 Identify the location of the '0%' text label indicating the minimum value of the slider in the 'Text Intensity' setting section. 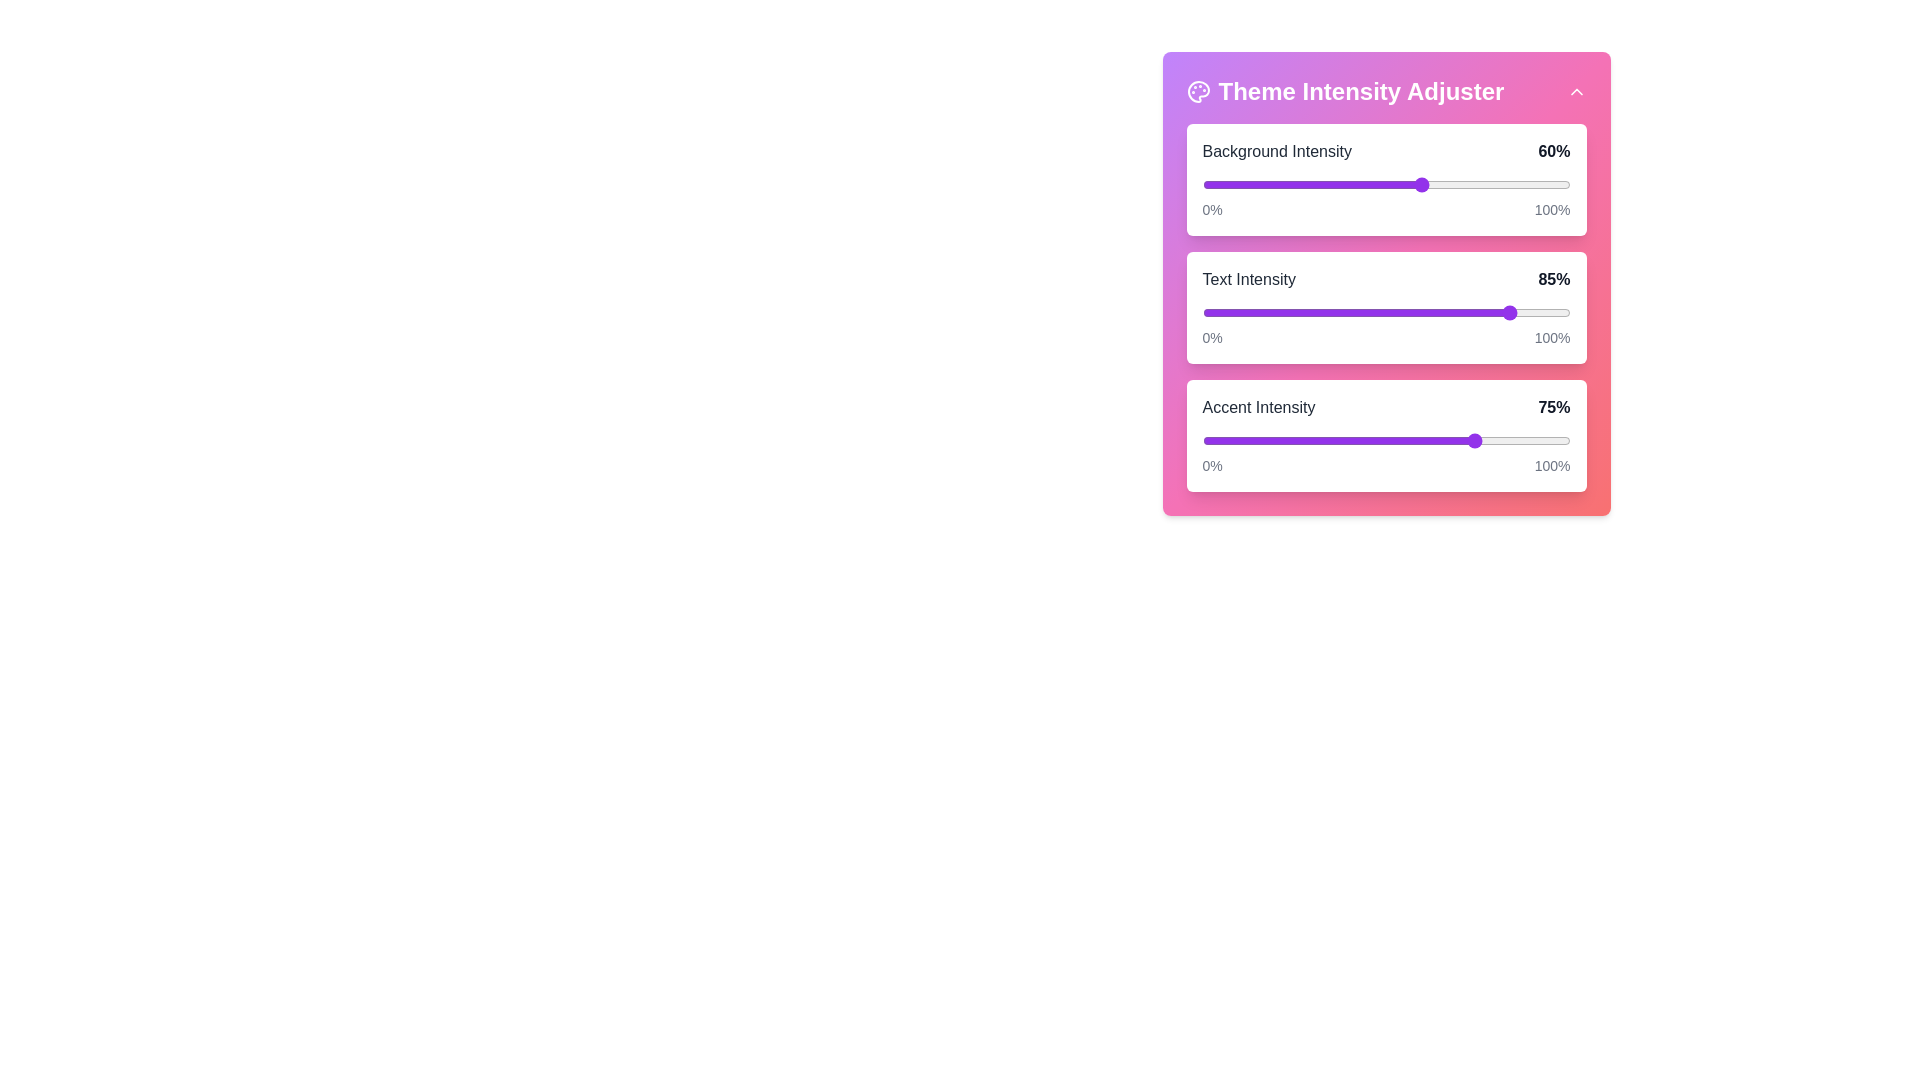
(1385, 337).